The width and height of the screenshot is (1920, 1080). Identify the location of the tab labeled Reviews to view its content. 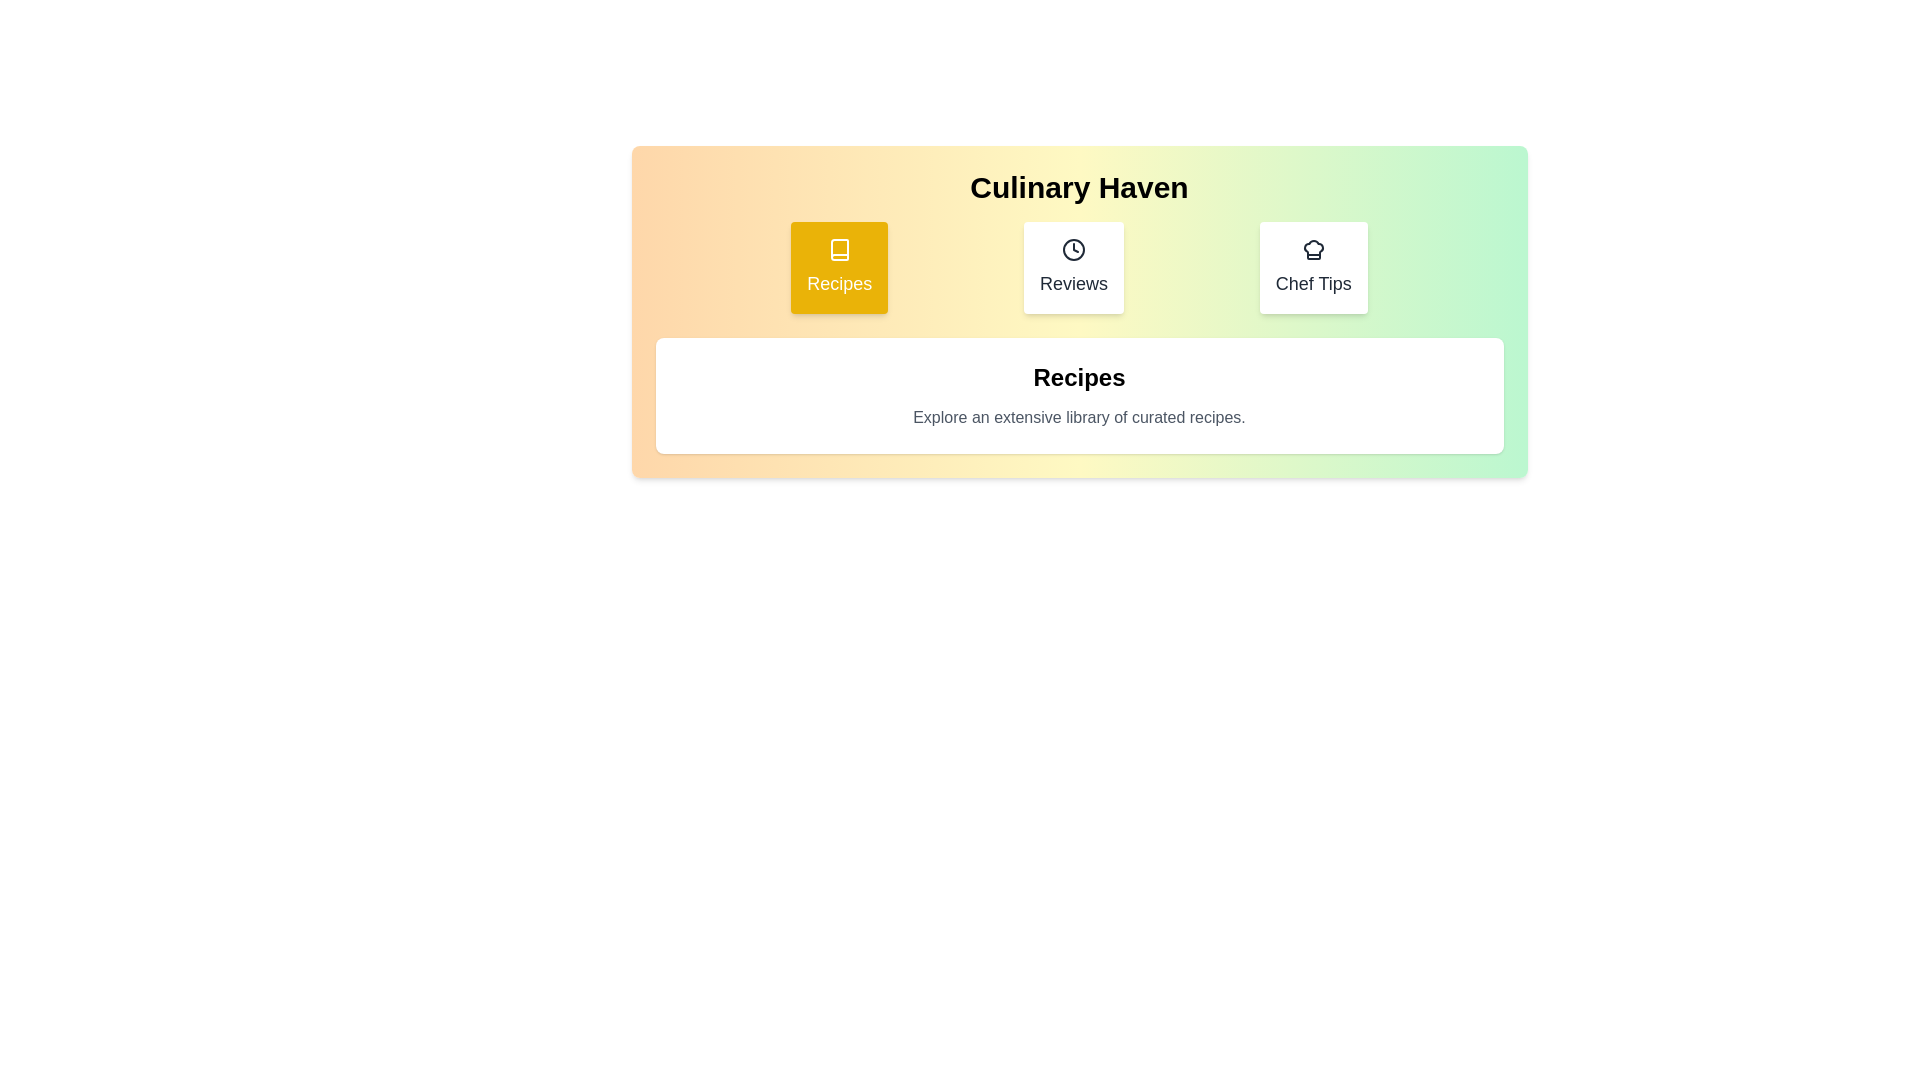
(1073, 266).